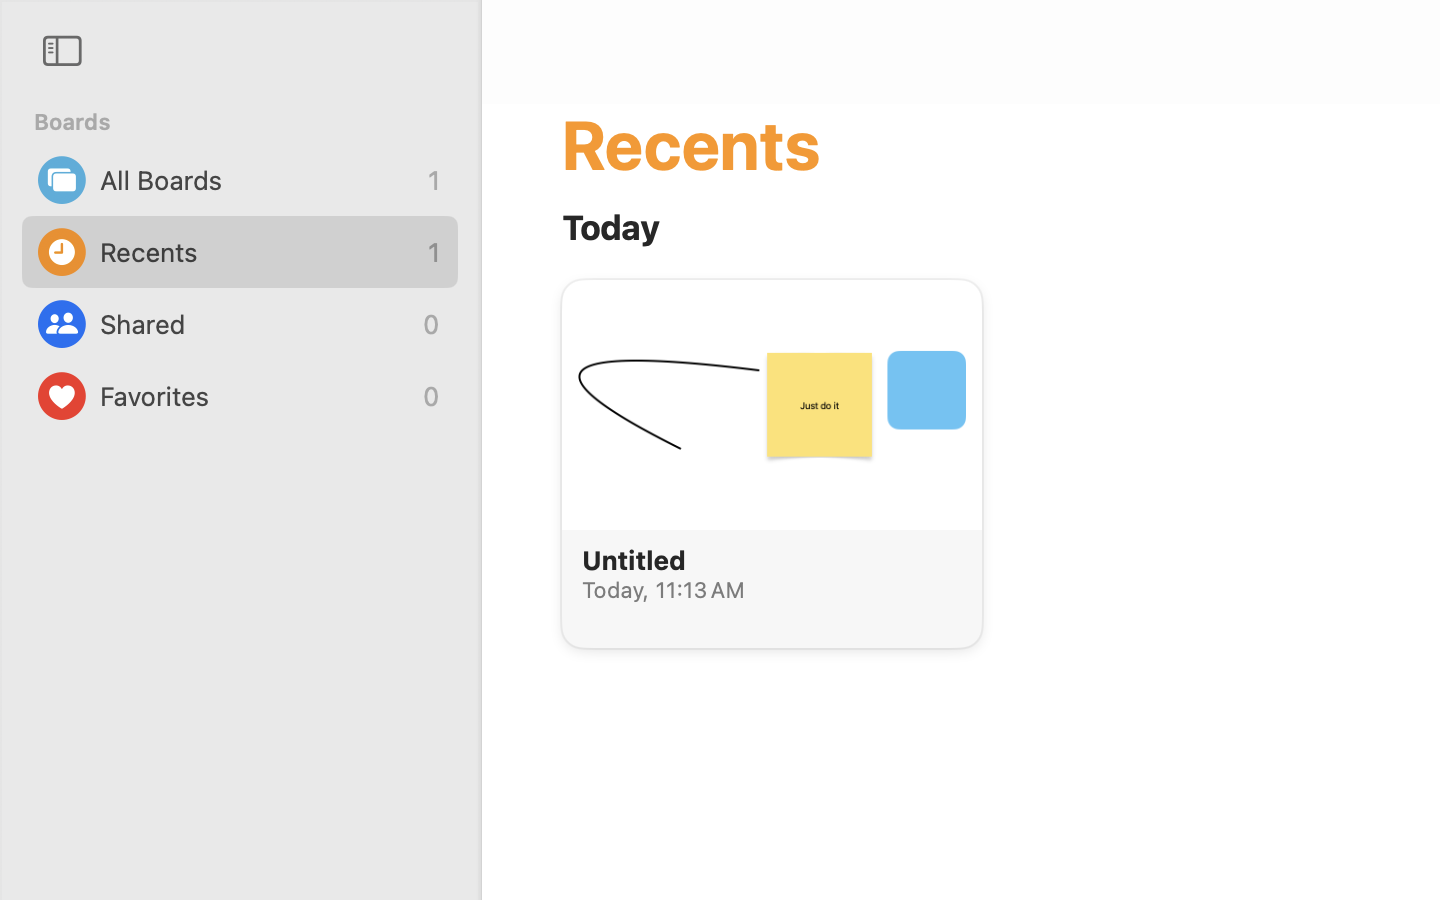 Image resolution: width=1440 pixels, height=900 pixels. What do you see at coordinates (258, 251) in the screenshot?
I see `'Recents'` at bounding box center [258, 251].